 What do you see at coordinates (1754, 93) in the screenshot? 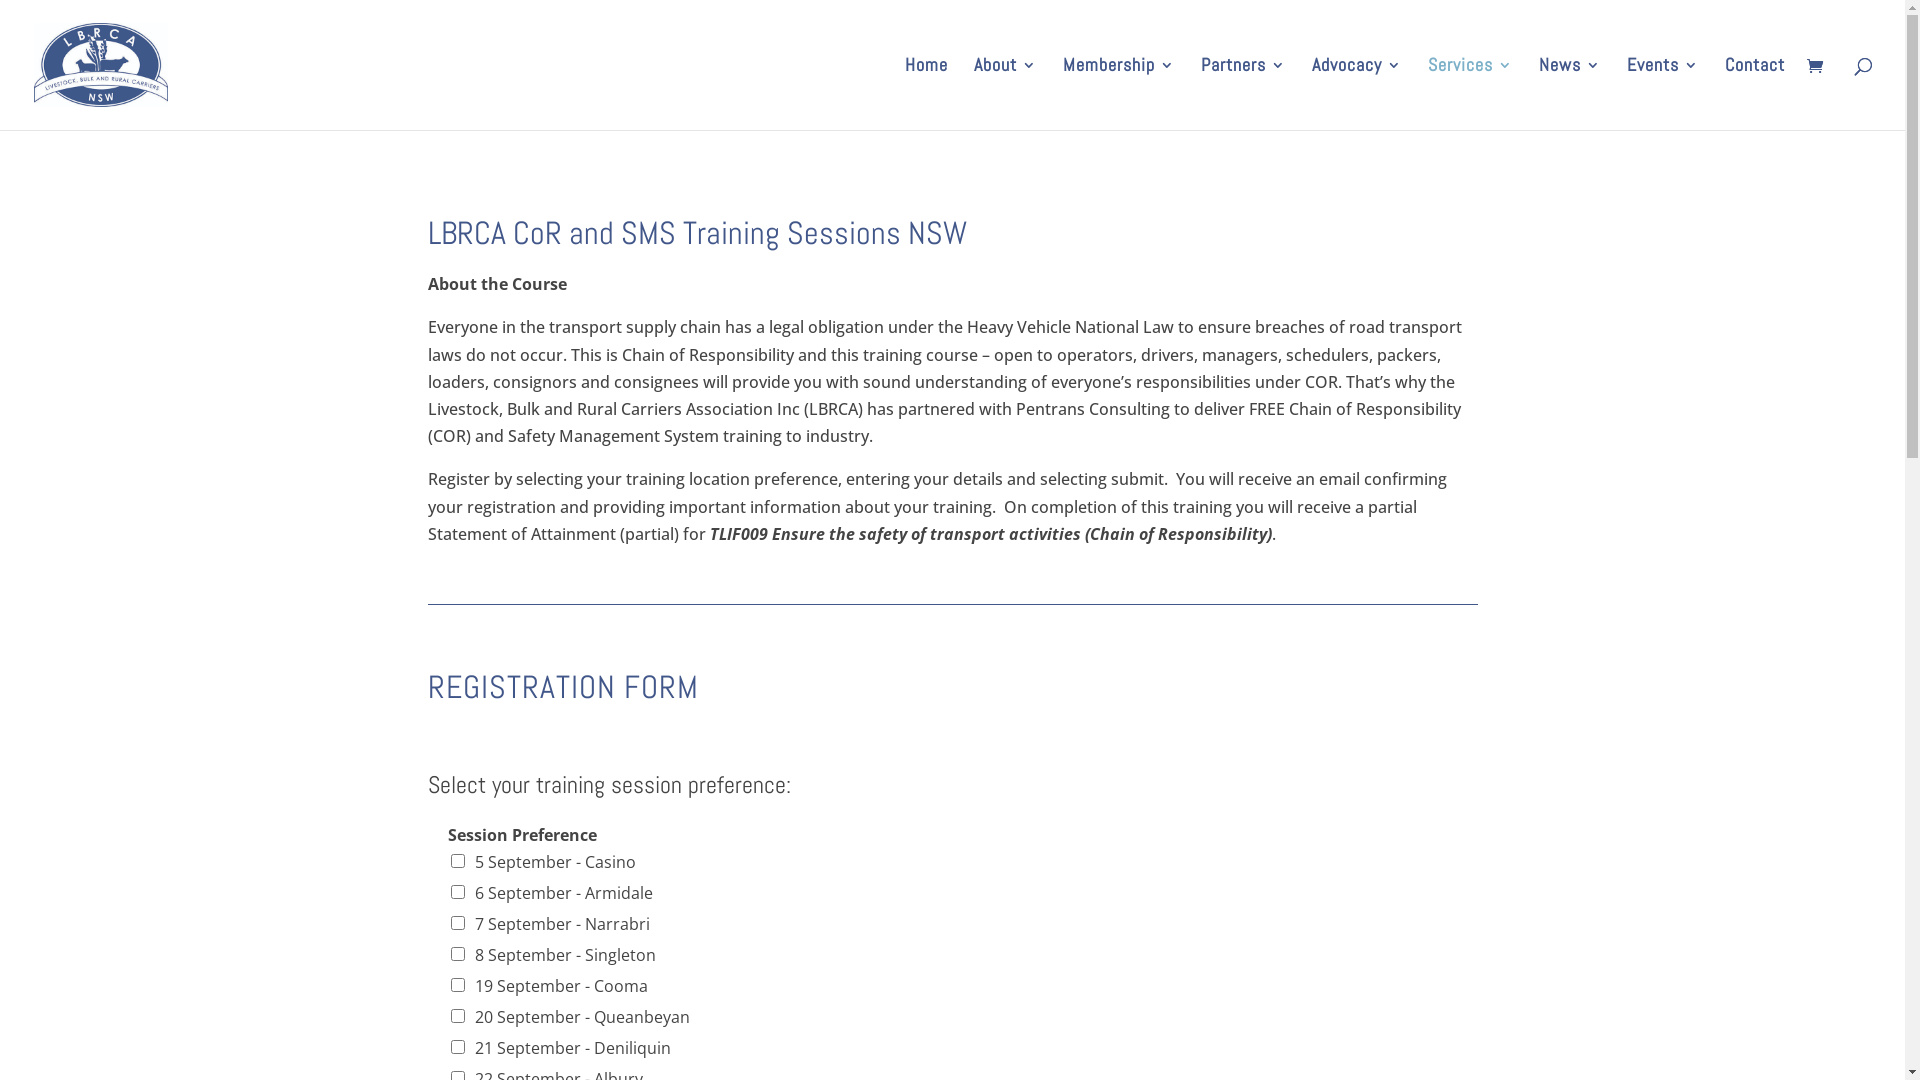
I see `'Contact'` at bounding box center [1754, 93].